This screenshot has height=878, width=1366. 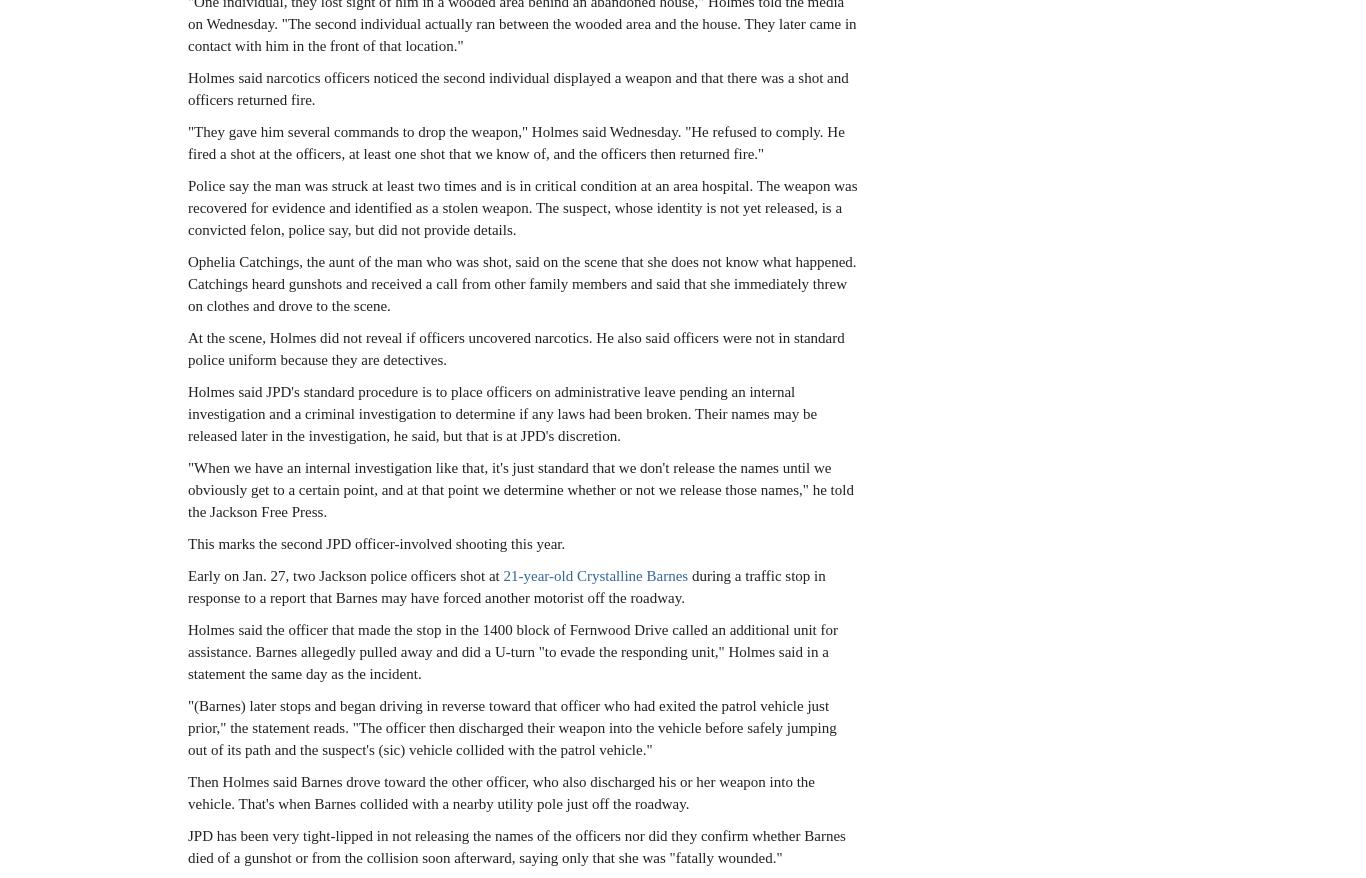 What do you see at coordinates (186, 87) in the screenshot?
I see `'Holmes said narcotics officers noticed the second individual displayed a weapon and that there was a shot and officers returned fire.'` at bounding box center [186, 87].